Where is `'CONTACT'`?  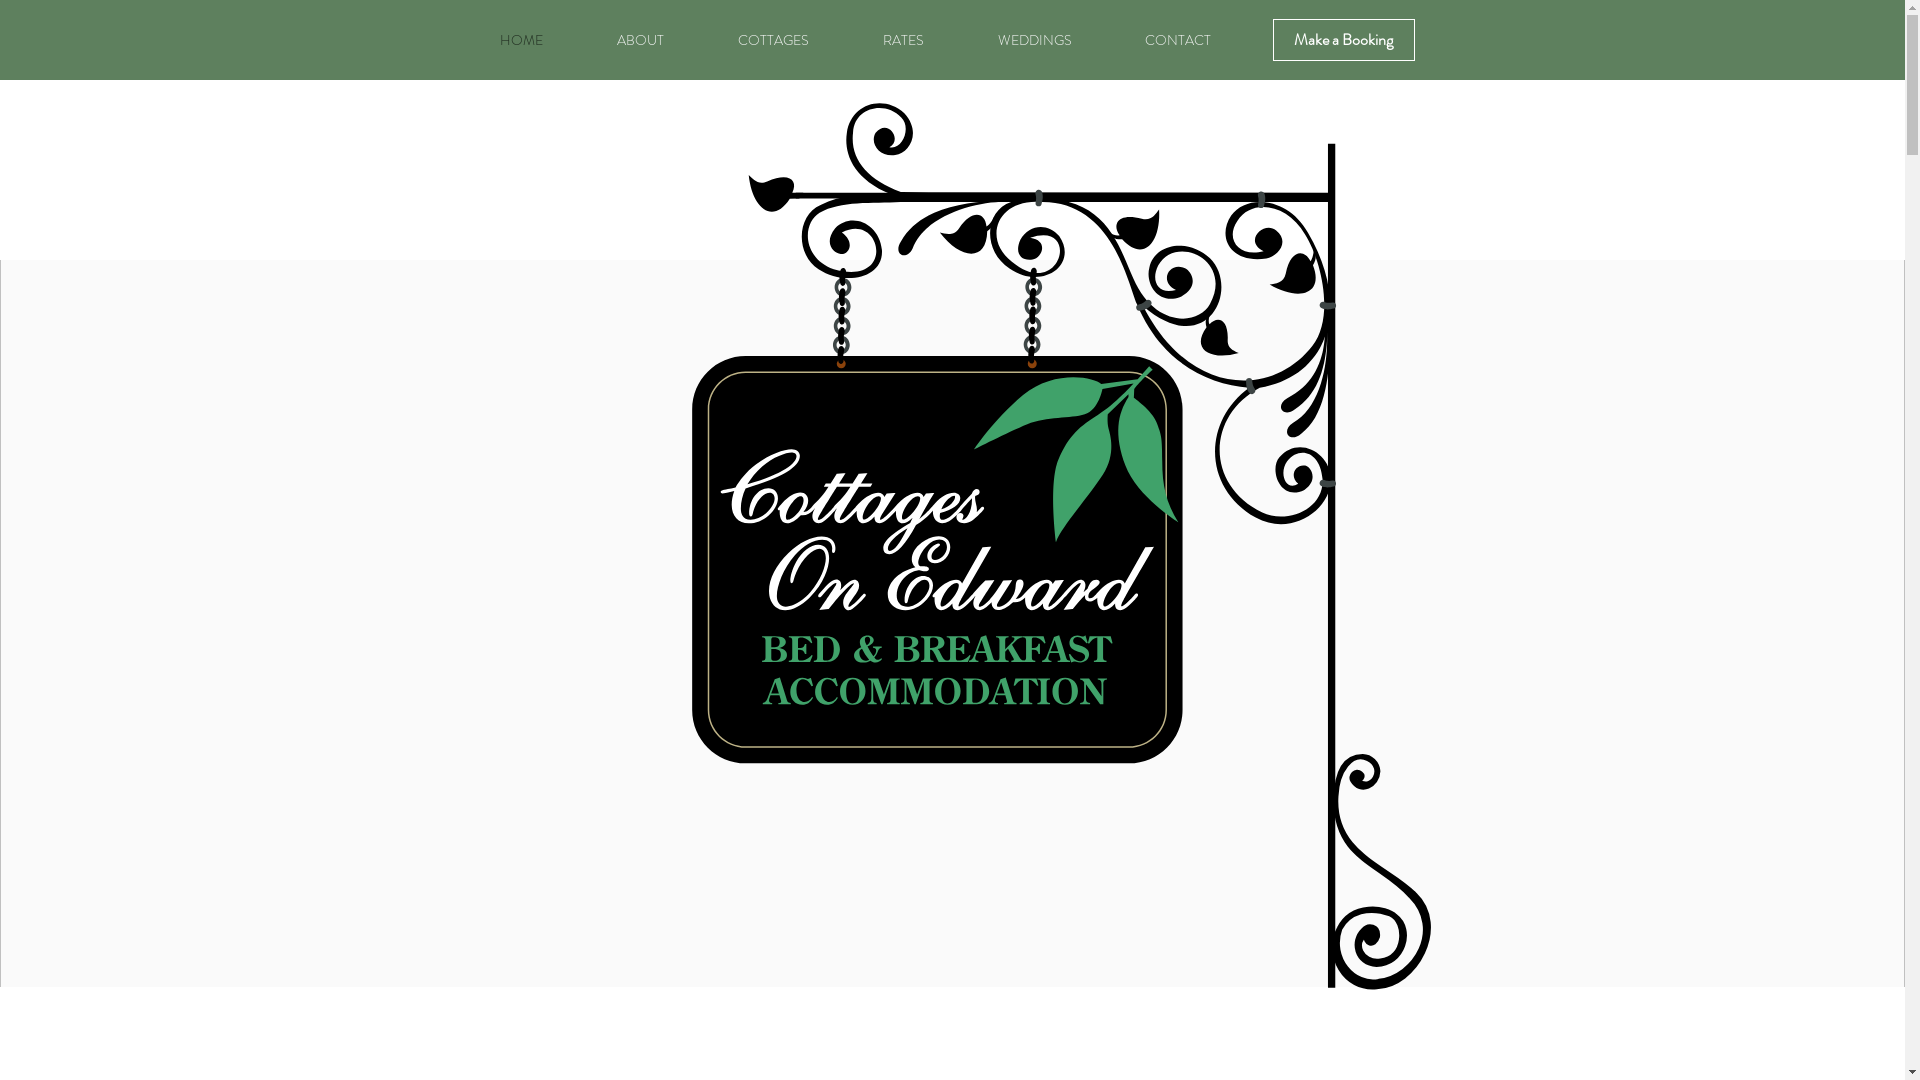 'CONTACT' is located at coordinates (1107, 39).